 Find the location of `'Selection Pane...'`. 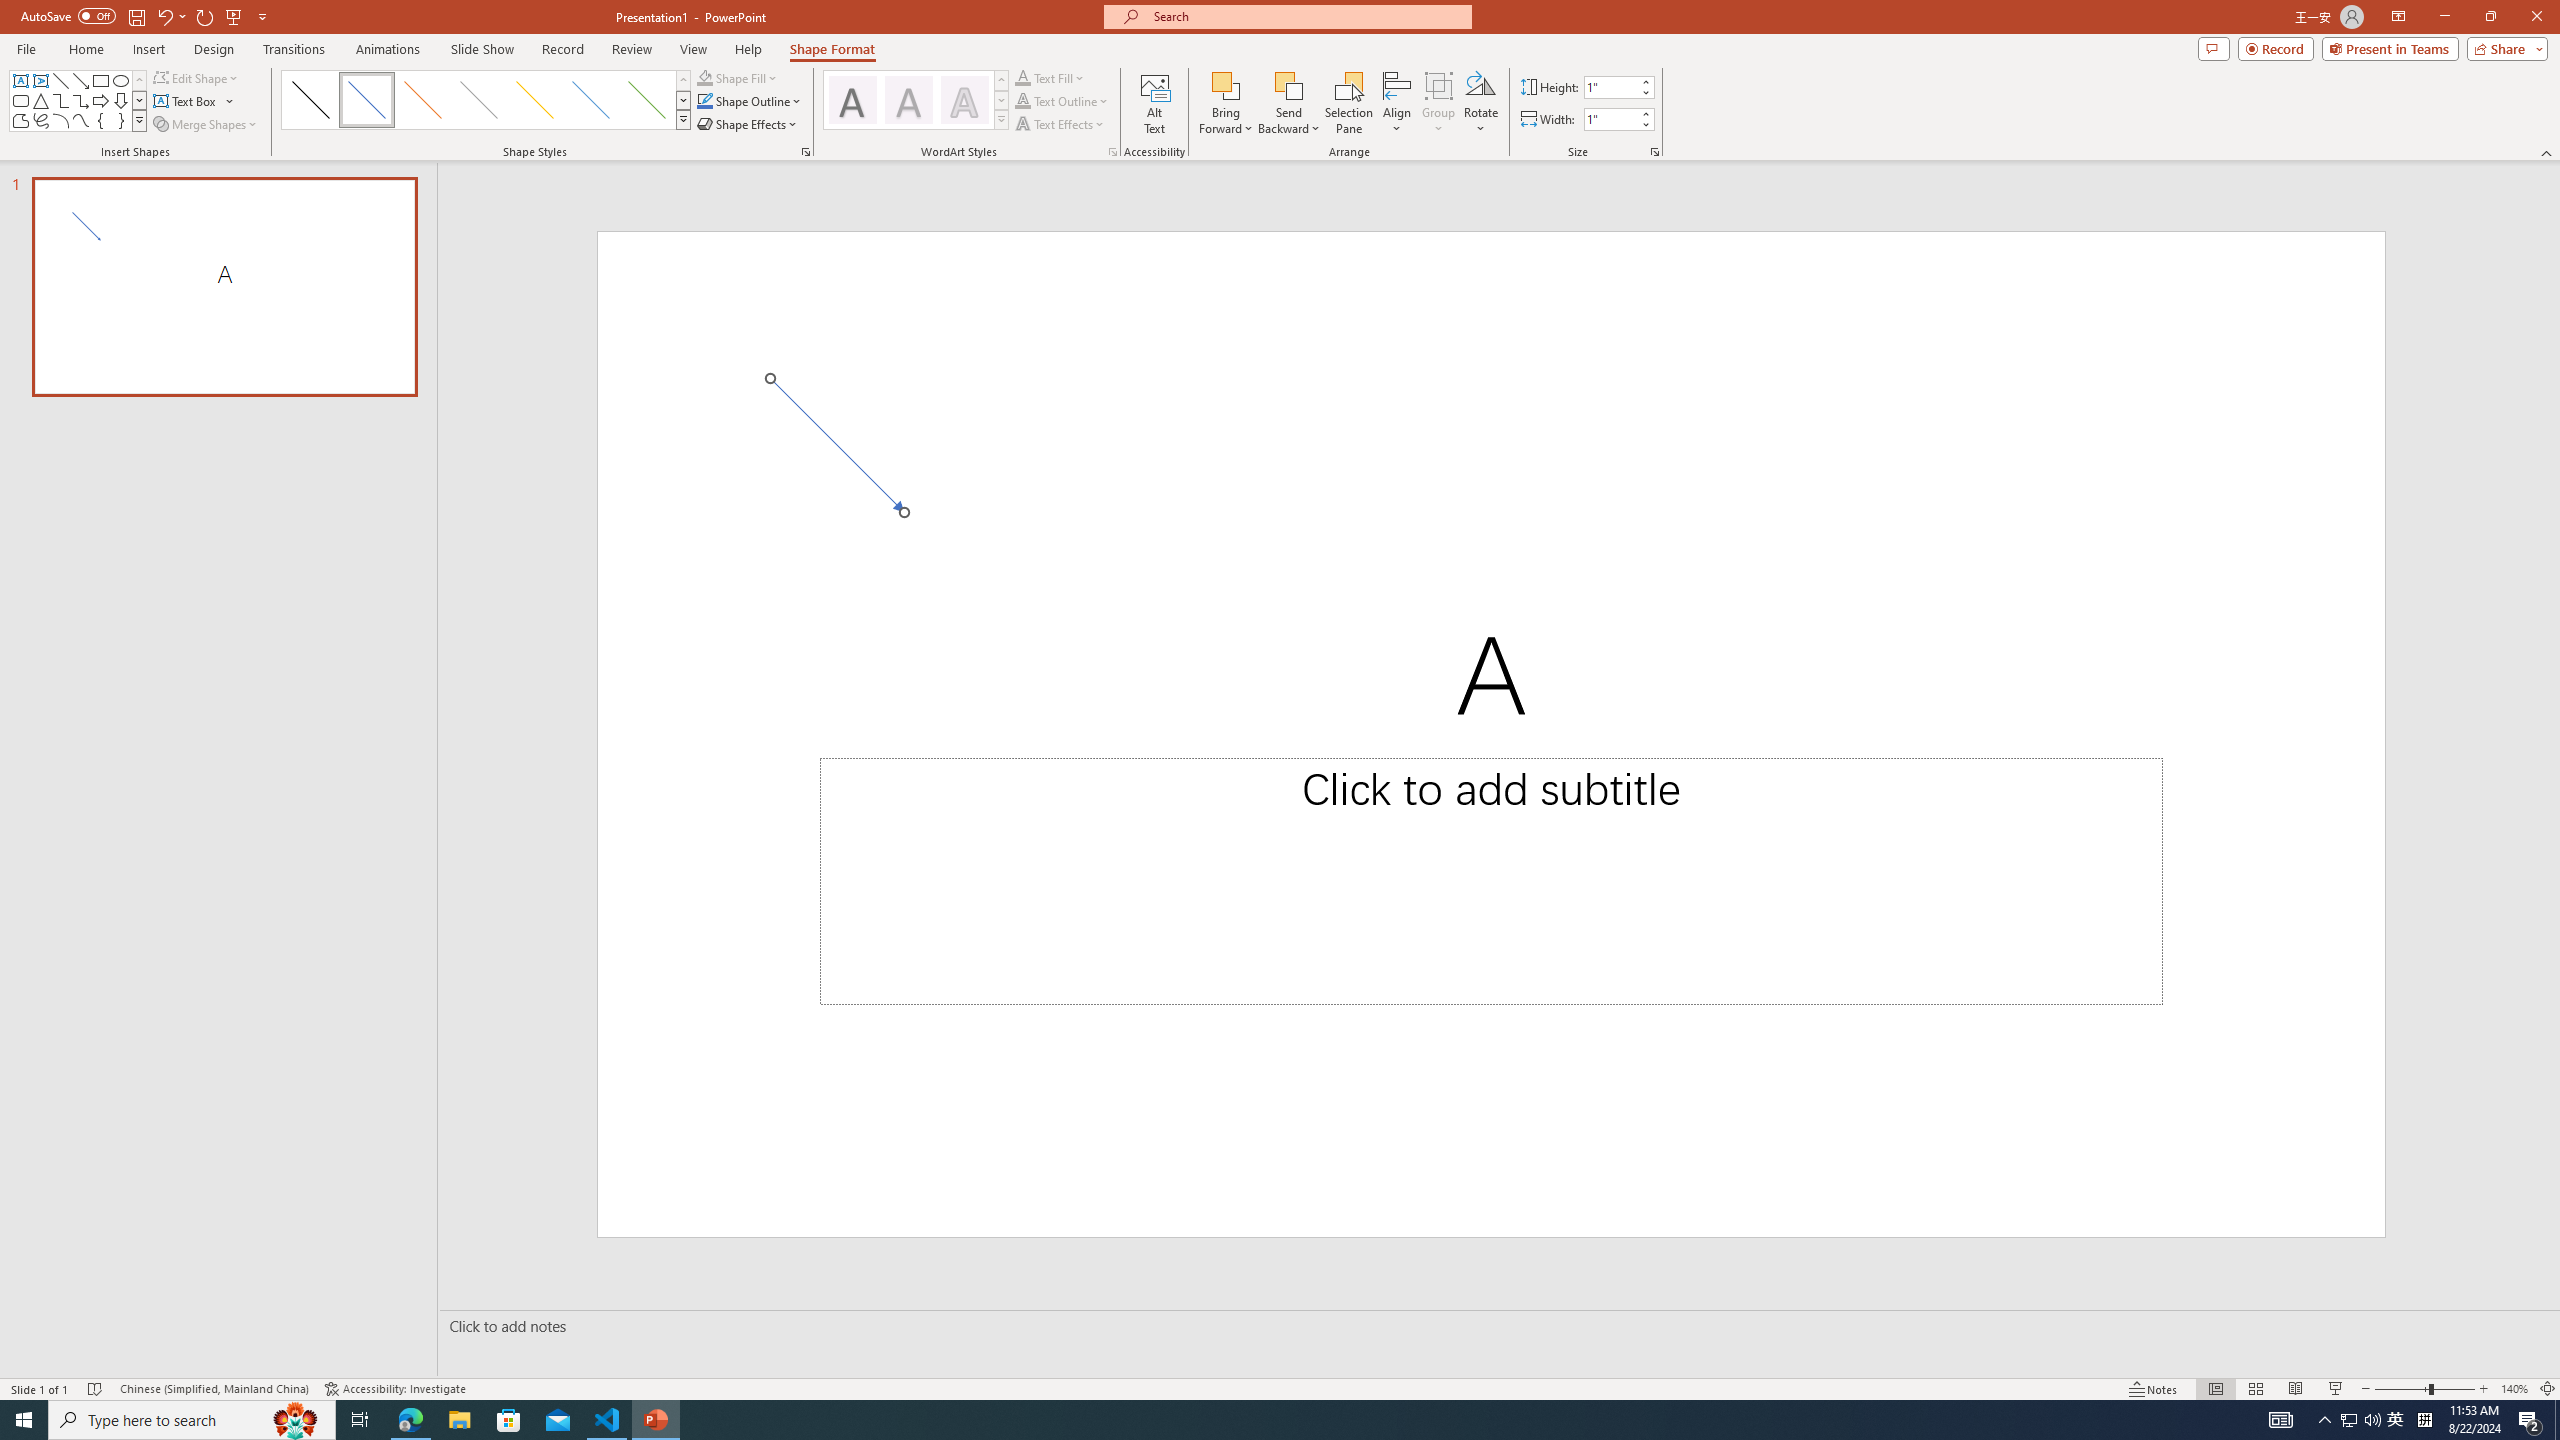

'Selection Pane...' is located at coordinates (1349, 103).